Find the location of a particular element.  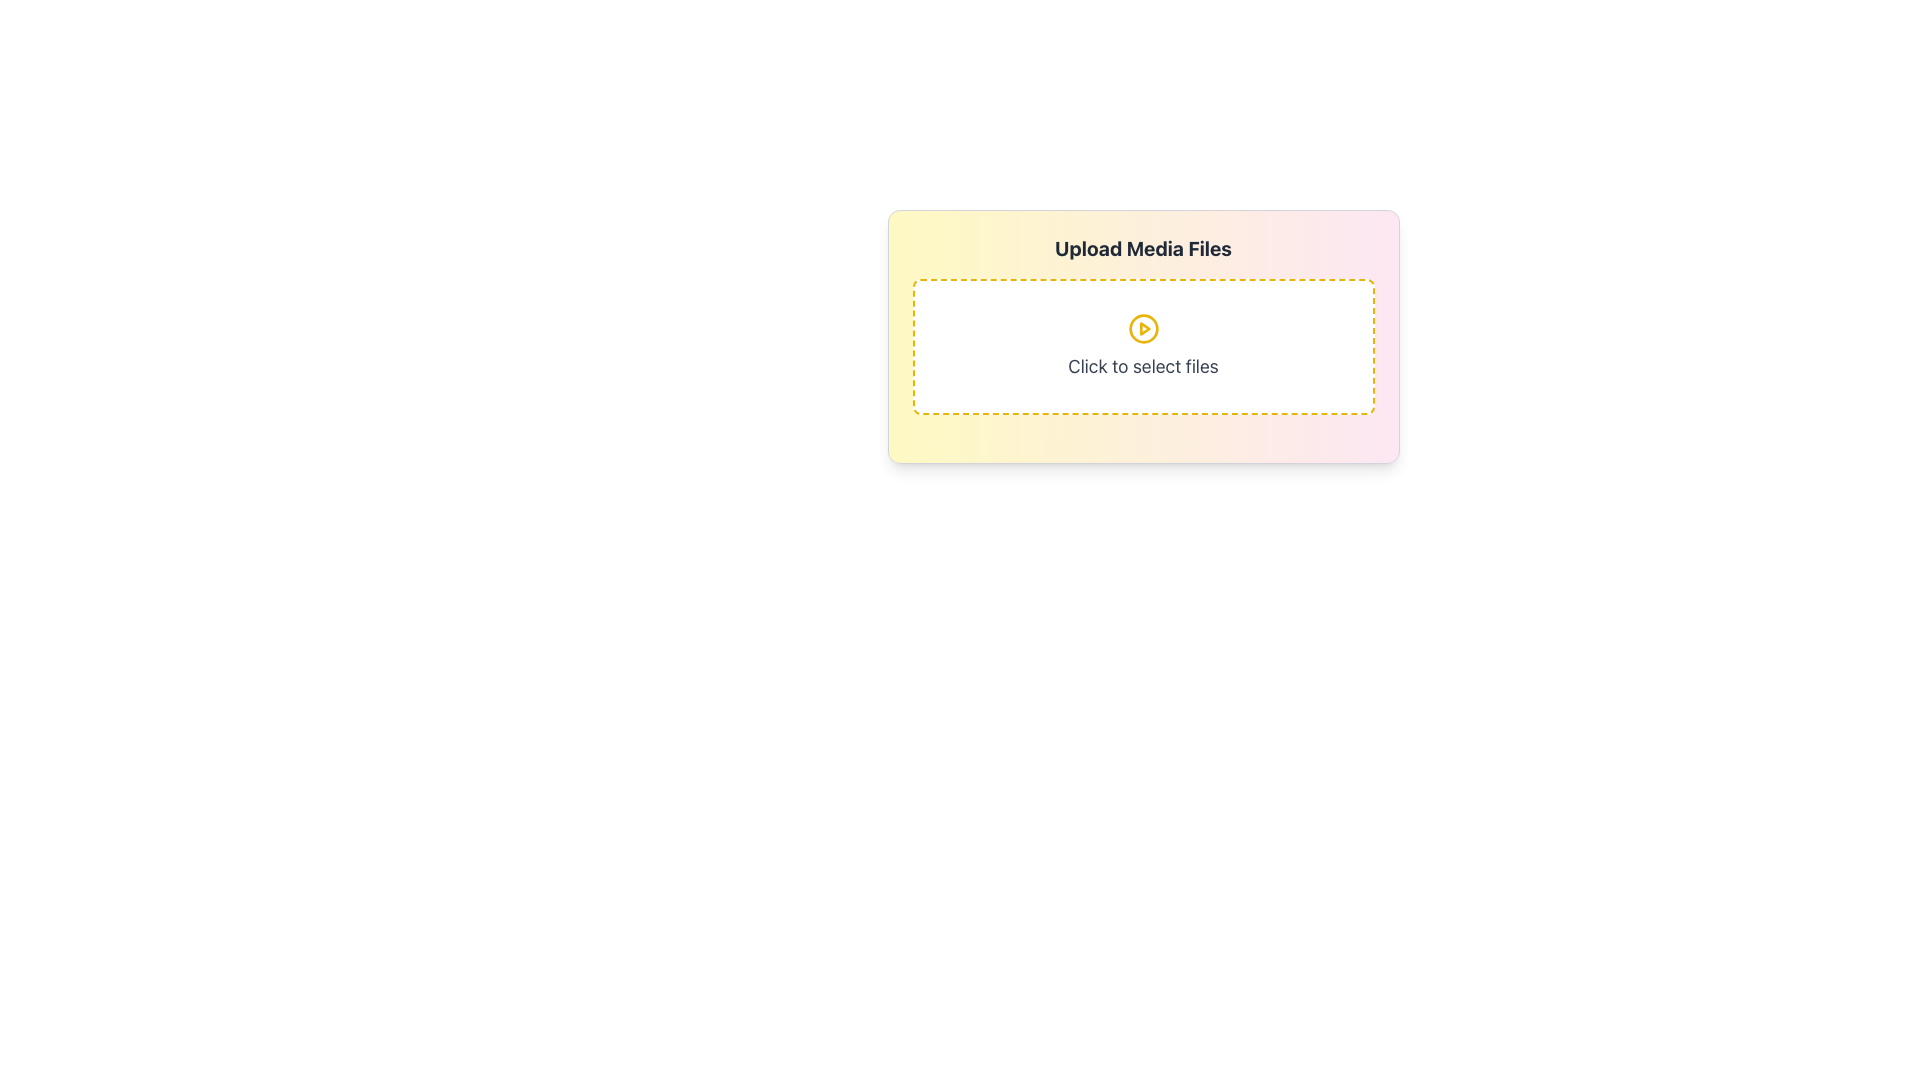

the clickable upload area labeled 'Click is located at coordinates (1143, 346).